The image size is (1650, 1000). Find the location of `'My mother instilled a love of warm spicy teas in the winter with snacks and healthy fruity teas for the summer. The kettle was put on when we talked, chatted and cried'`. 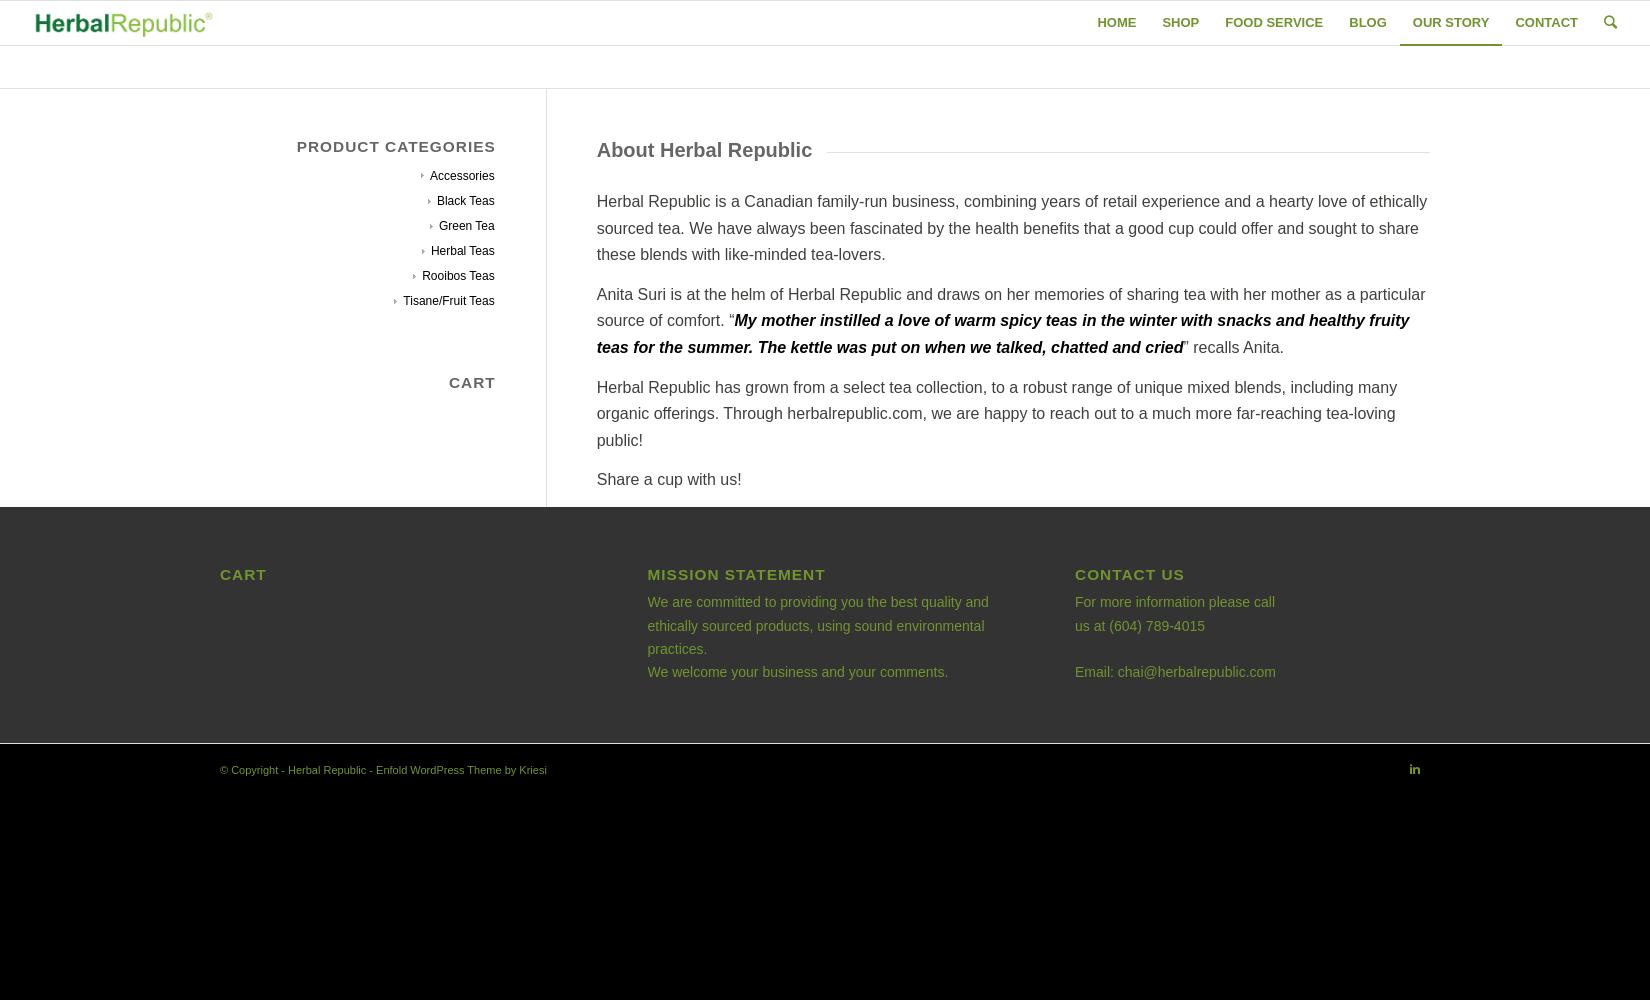

'My mother instilled a love of warm spicy teas in the winter with snacks and healthy fruity teas for the summer. The kettle was put on when we talked, chatted and cried' is located at coordinates (594, 332).